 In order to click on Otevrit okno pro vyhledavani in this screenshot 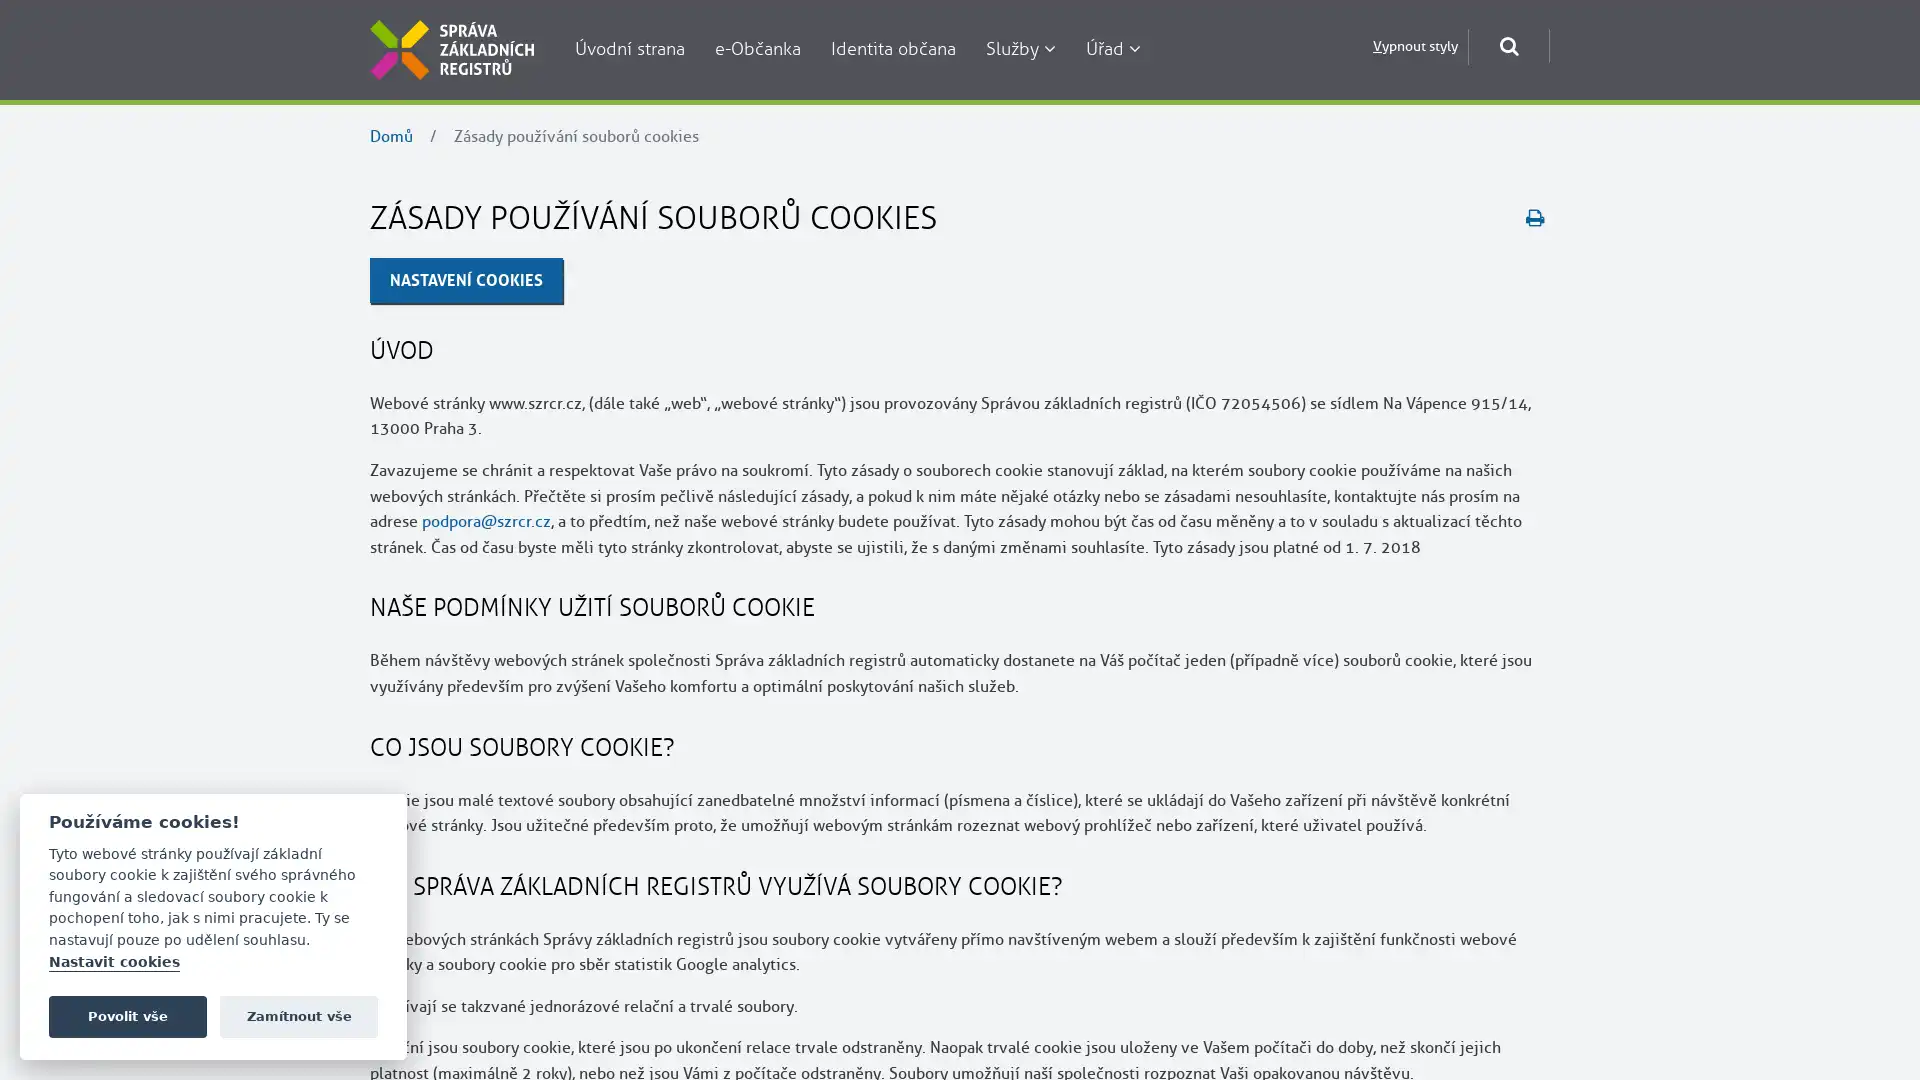, I will do `click(1508, 45)`.